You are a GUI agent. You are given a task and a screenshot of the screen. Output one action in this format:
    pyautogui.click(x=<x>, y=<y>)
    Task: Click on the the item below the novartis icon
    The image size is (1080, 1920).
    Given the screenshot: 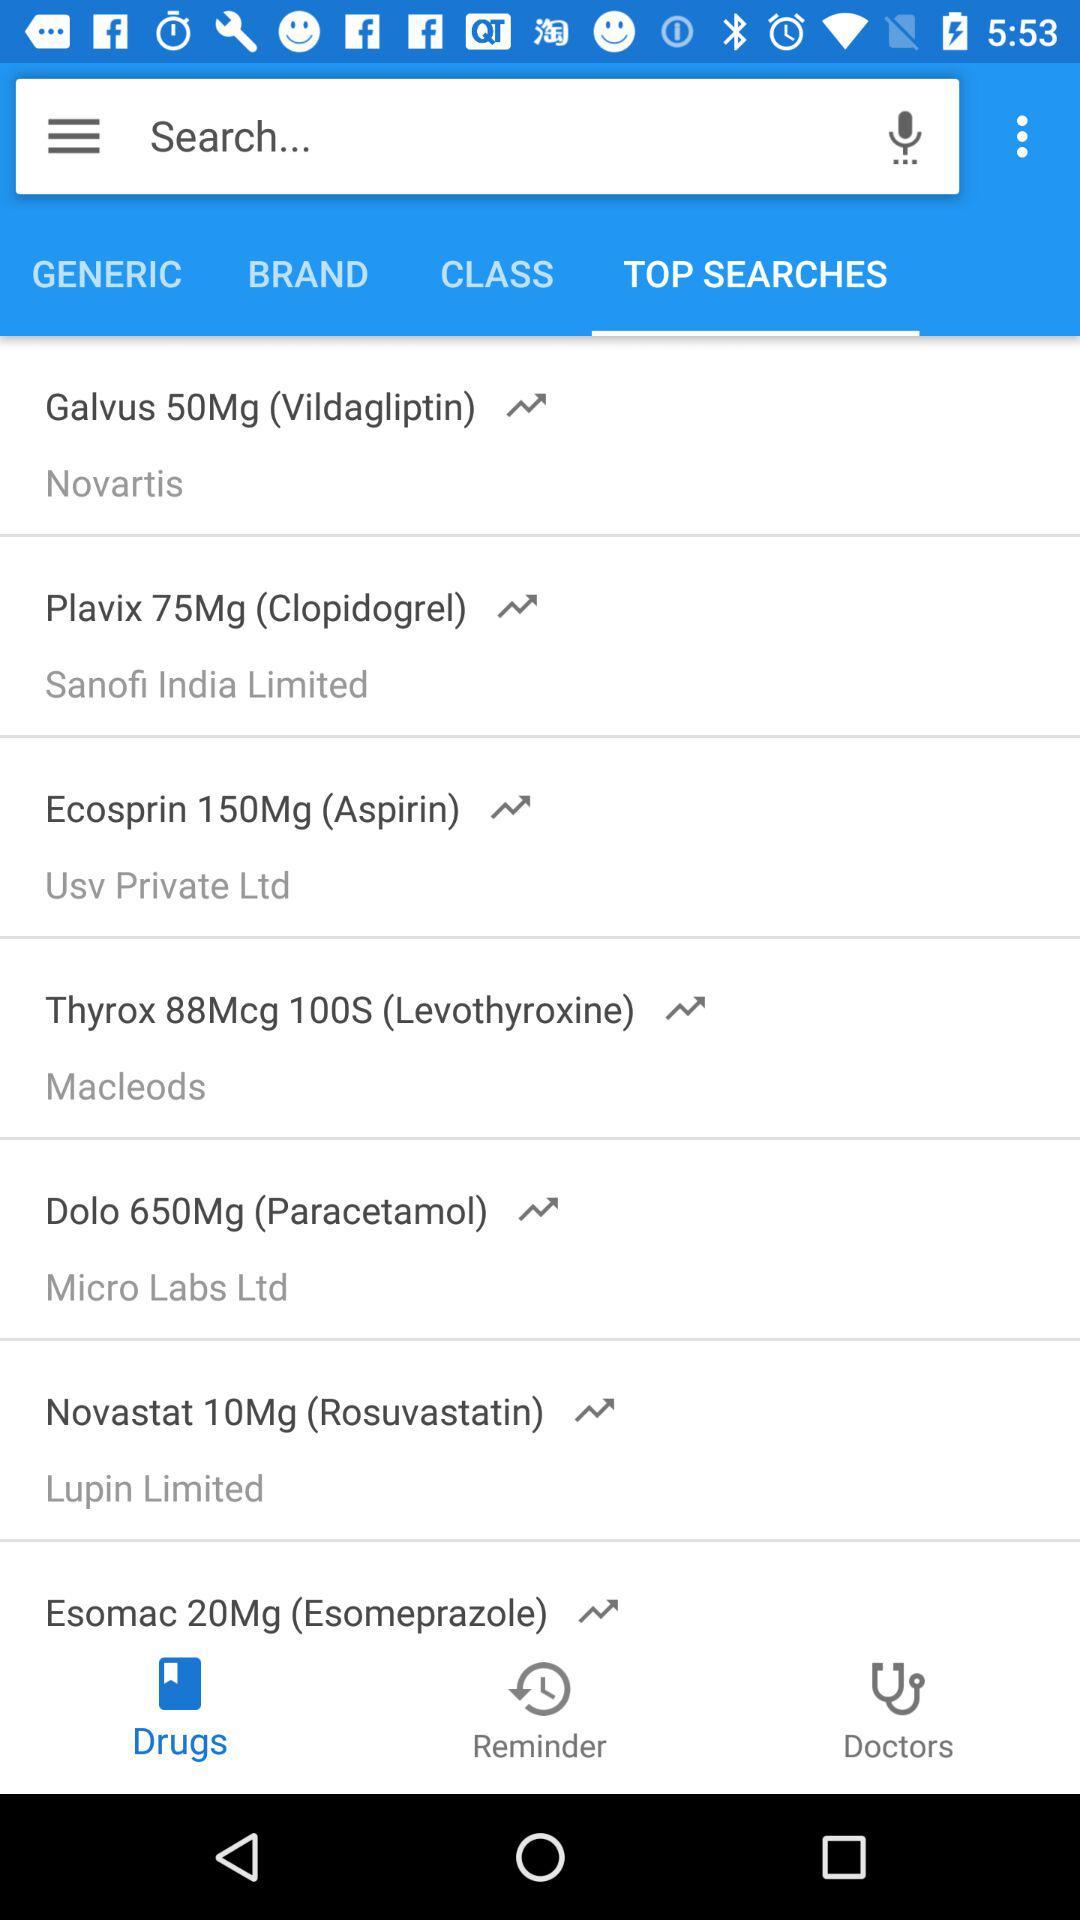 What is the action you would take?
    pyautogui.click(x=279, y=599)
    